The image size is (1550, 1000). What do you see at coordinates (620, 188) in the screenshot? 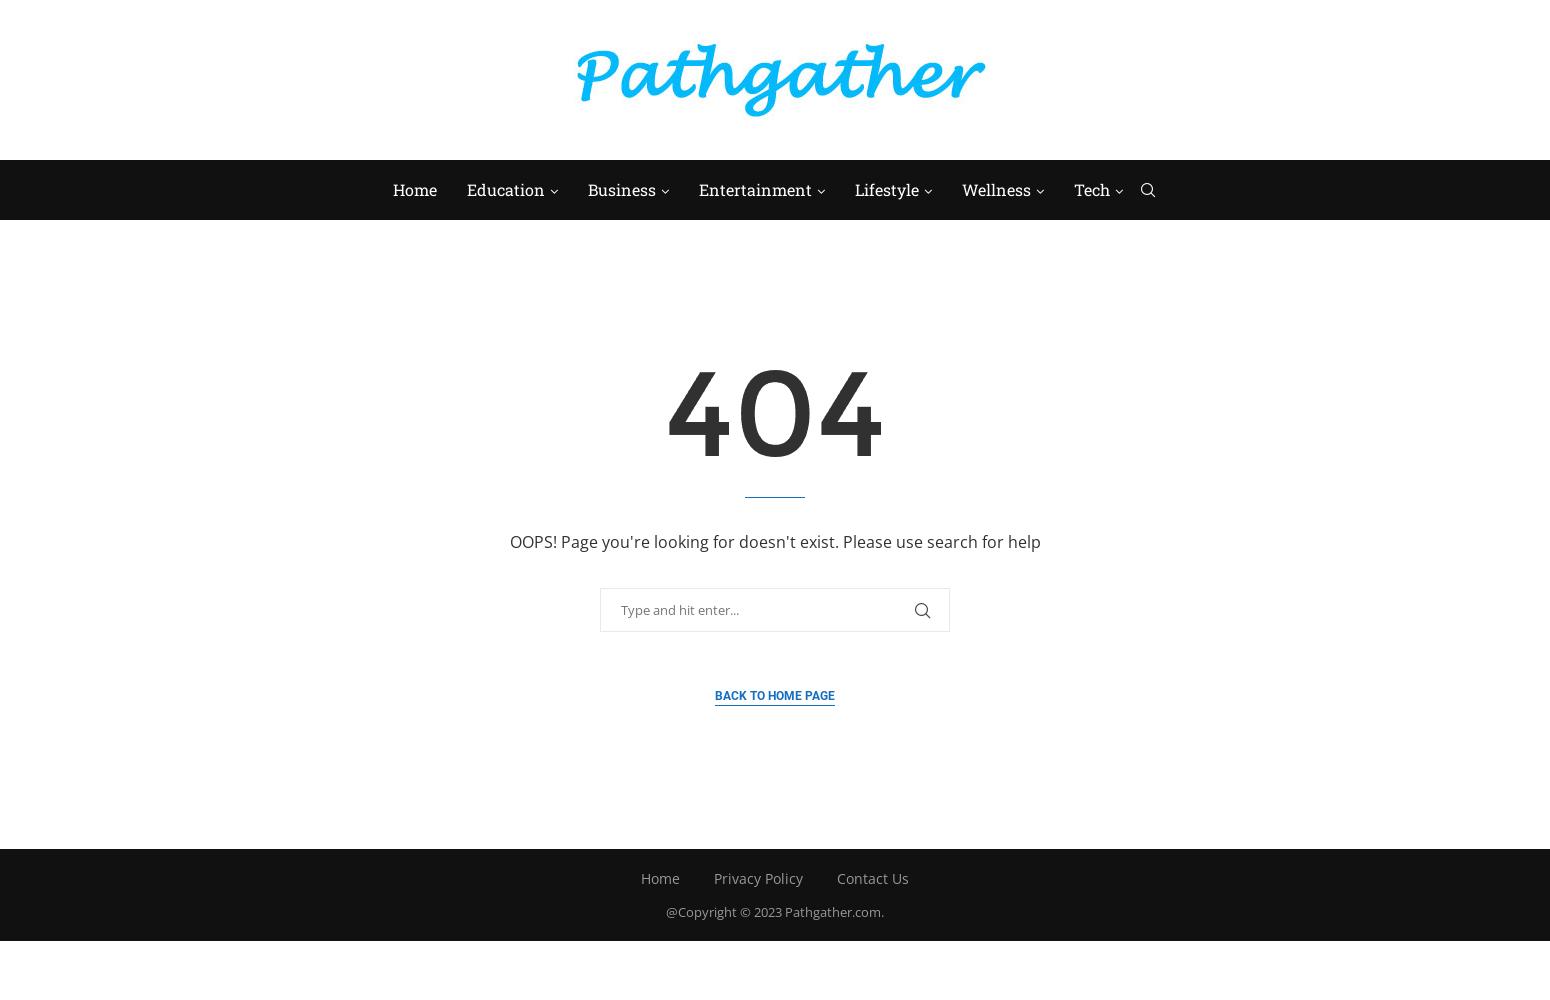
I see `'Business'` at bounding box center [620, 188].